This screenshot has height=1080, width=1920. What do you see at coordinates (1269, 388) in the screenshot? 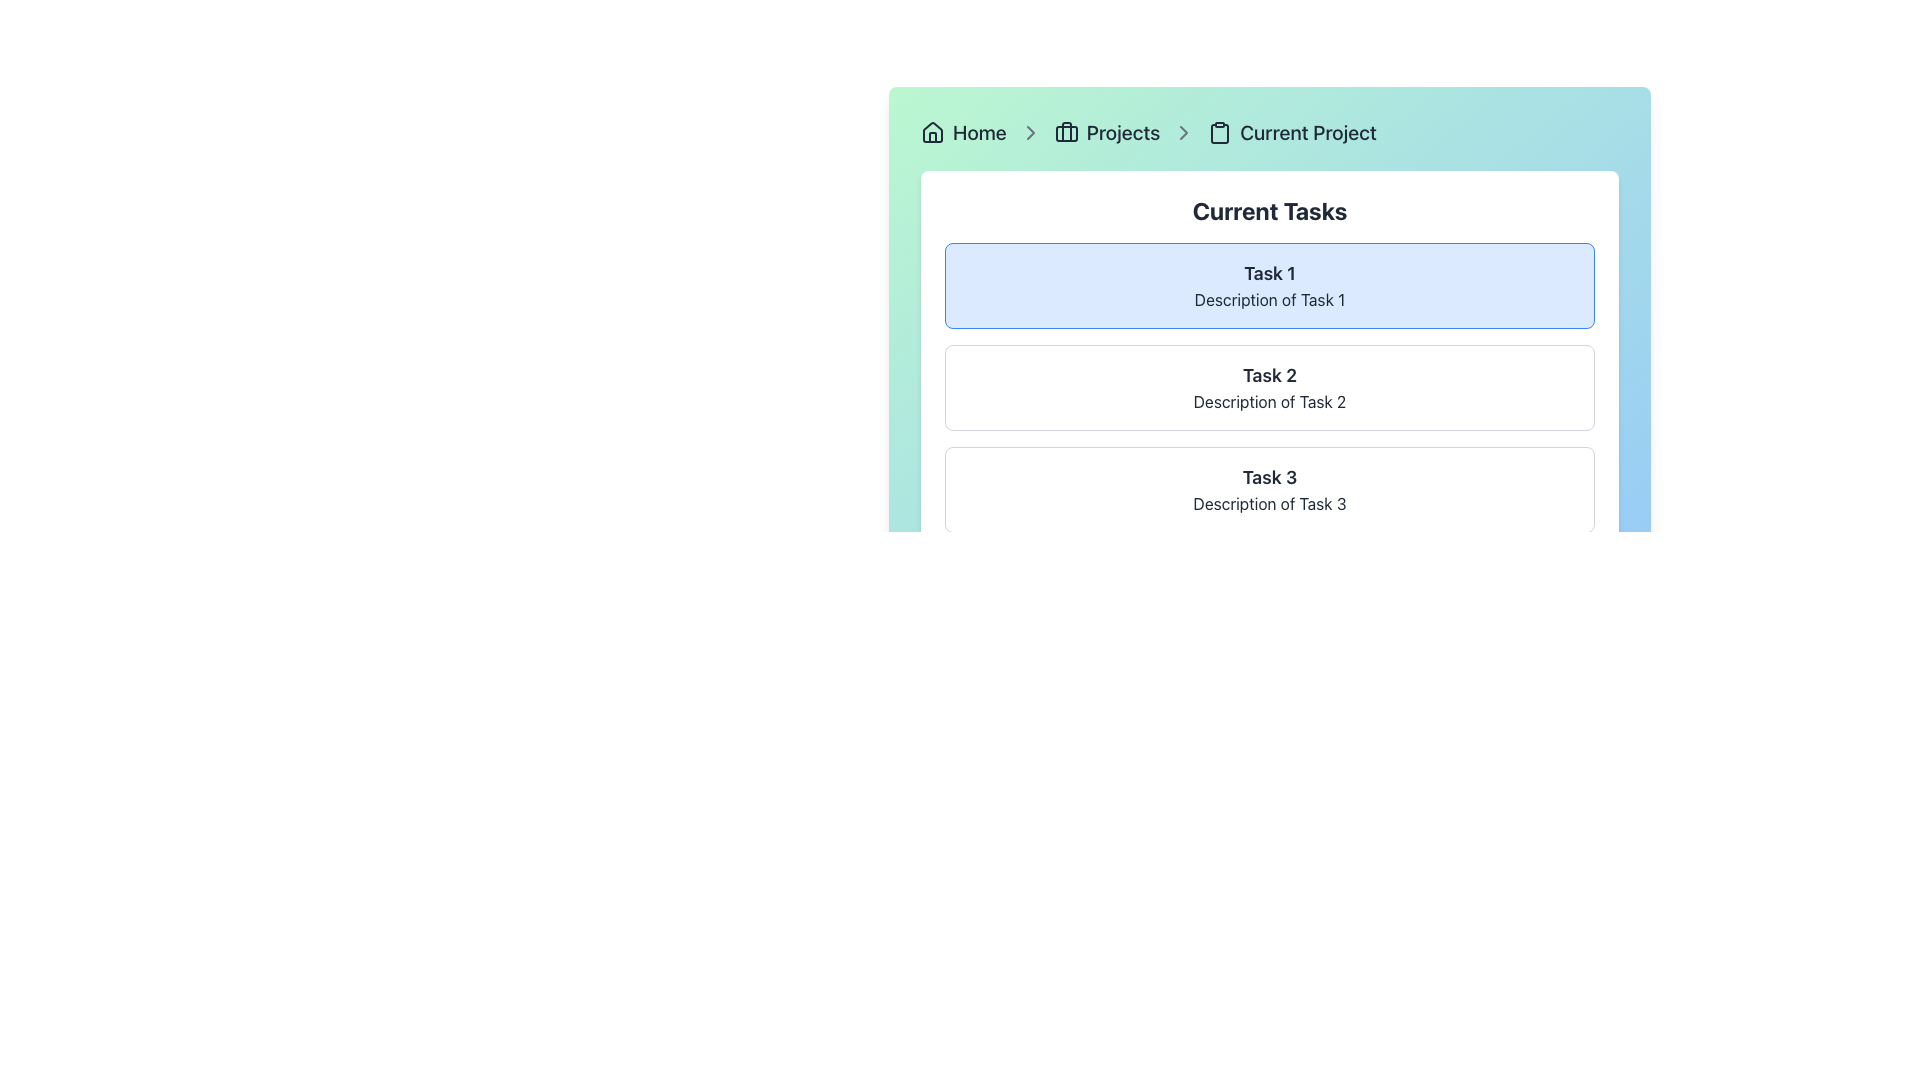
I see `the non-interactive display component that shows information about 'Task 2' in the 'Current Tasks' section` at bounding box center [1269, 388].